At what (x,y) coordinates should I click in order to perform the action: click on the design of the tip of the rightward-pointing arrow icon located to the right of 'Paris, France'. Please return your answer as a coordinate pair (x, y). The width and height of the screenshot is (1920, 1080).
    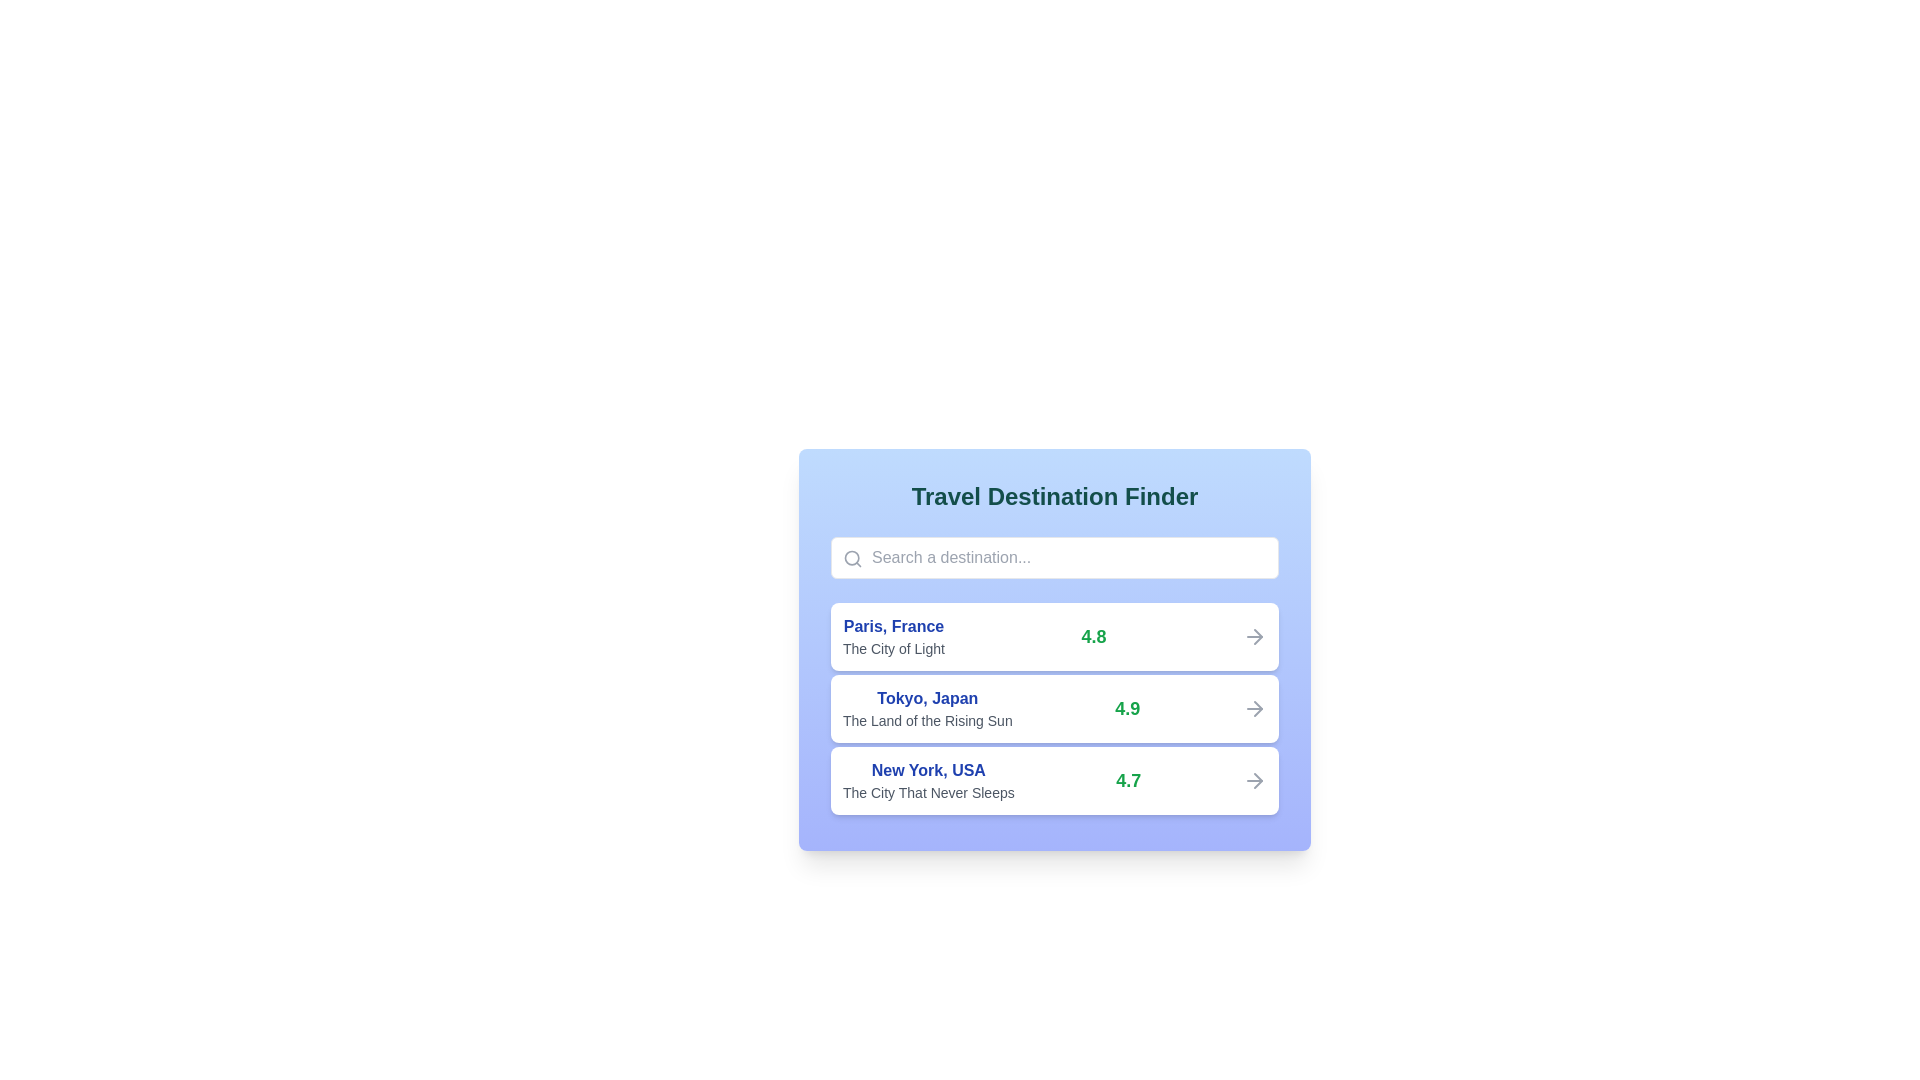
    Looking at the image, I should click on (1257, 636).